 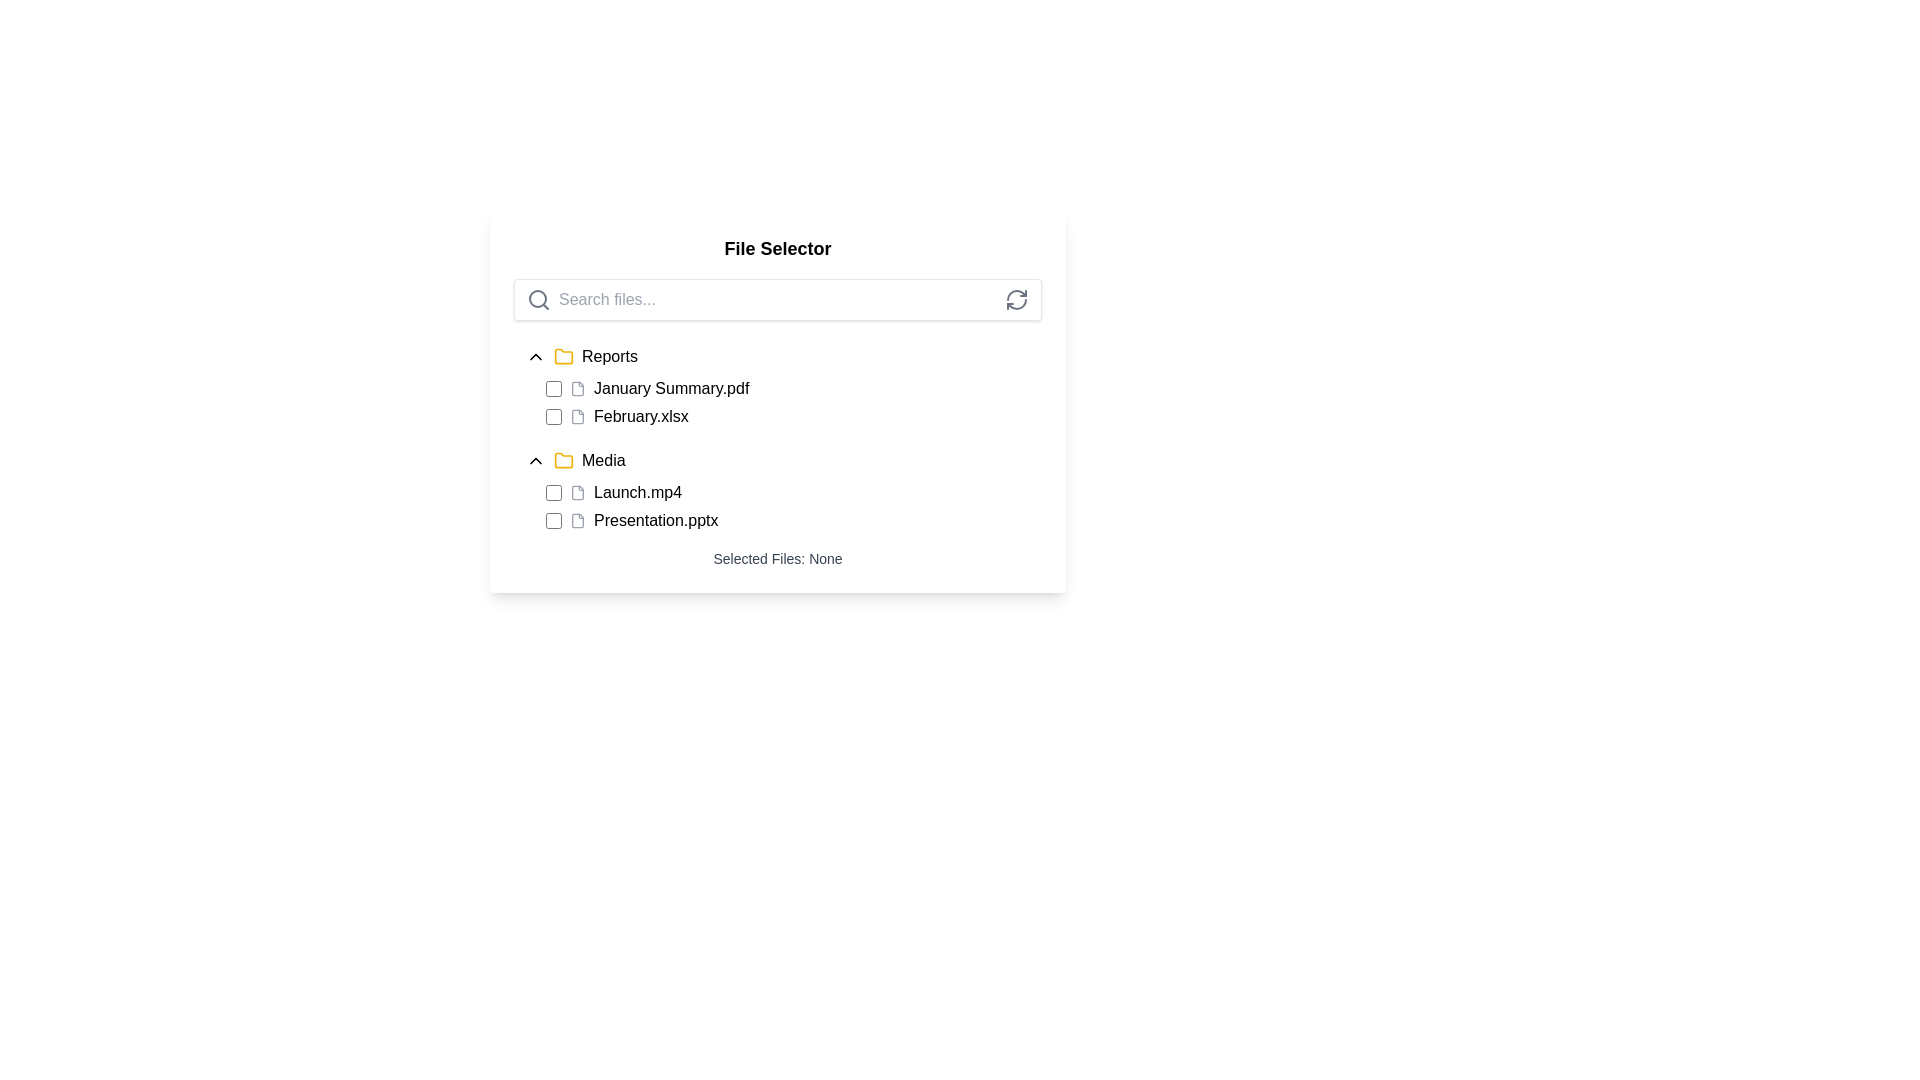 I want to click on the PDF file icon located to the left of the text 'January Summary.pdf' in the 'Reports' section of the file selector interface, so click(x=576, y=389).